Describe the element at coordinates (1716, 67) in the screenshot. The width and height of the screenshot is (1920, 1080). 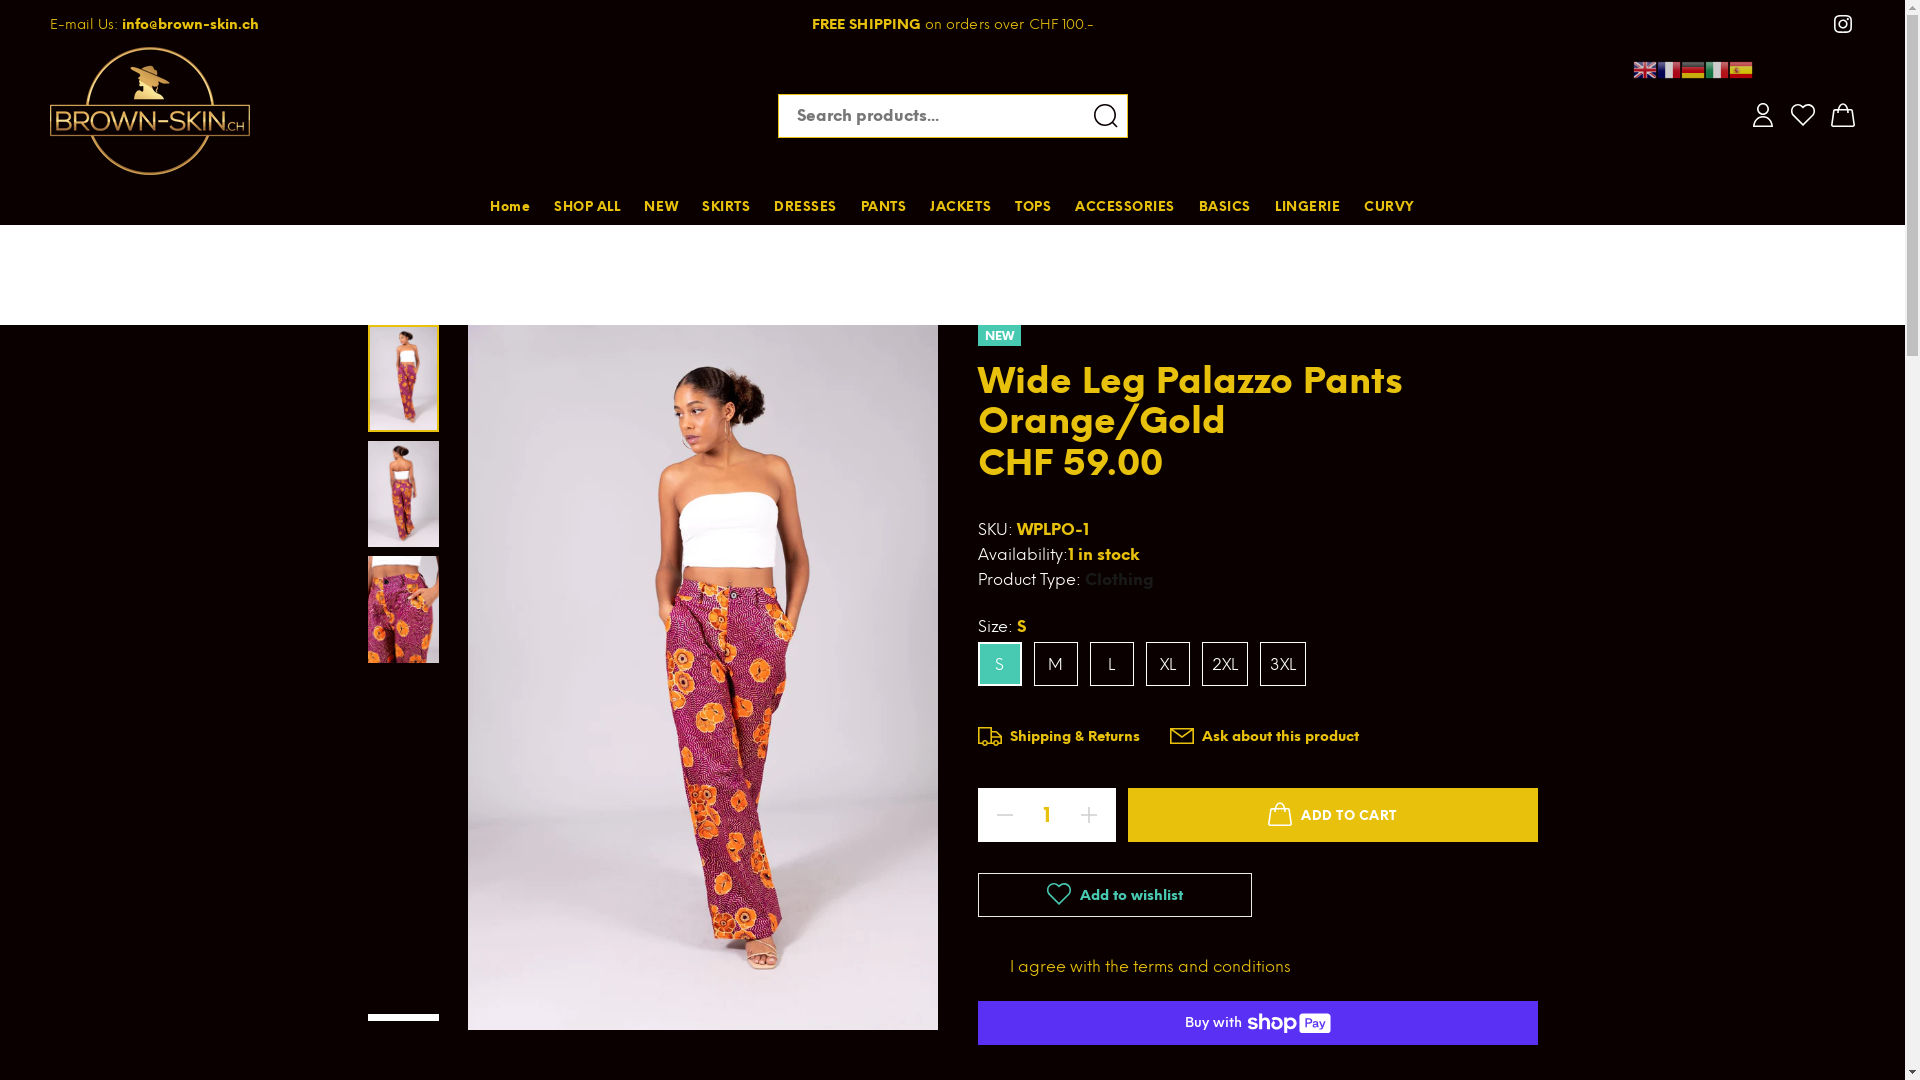
I see `'Italian'` at that location.